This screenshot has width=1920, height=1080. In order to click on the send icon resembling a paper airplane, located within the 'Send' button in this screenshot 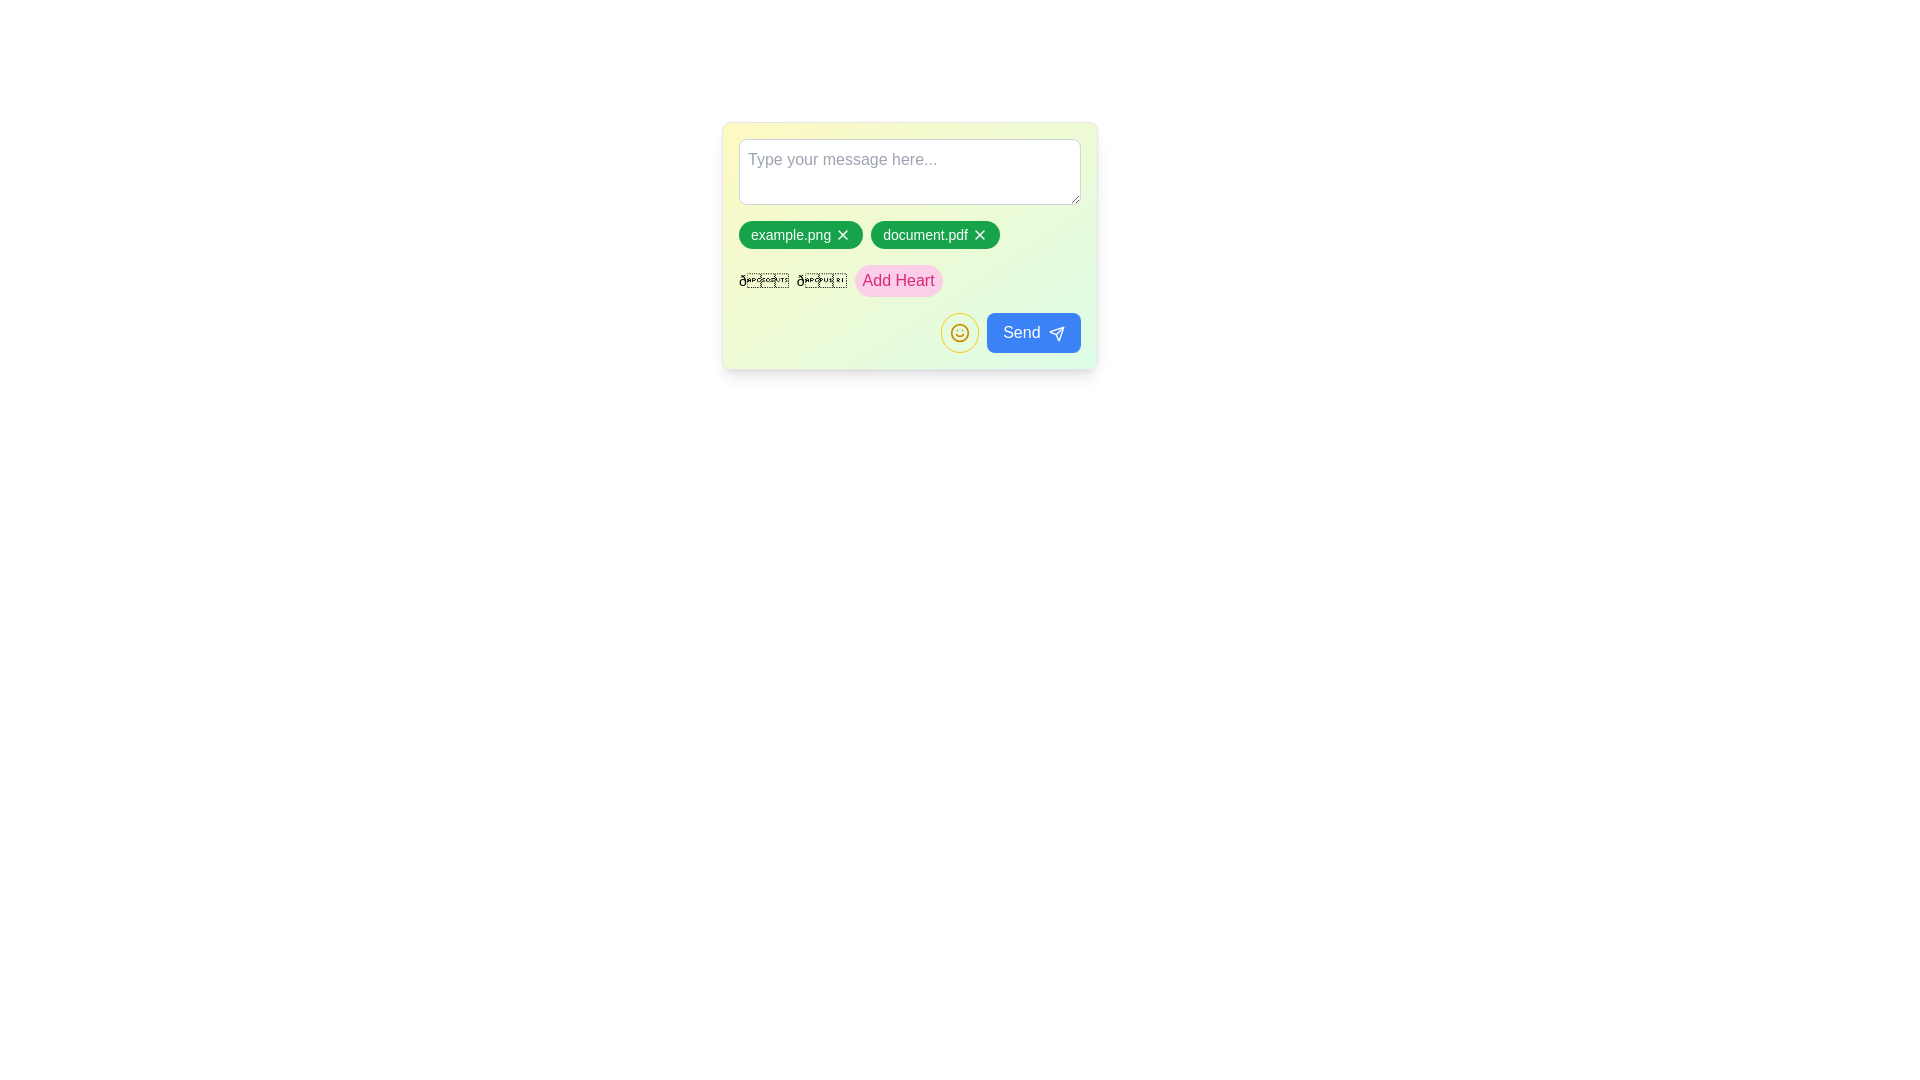, I will do `click(1055, 331)`.